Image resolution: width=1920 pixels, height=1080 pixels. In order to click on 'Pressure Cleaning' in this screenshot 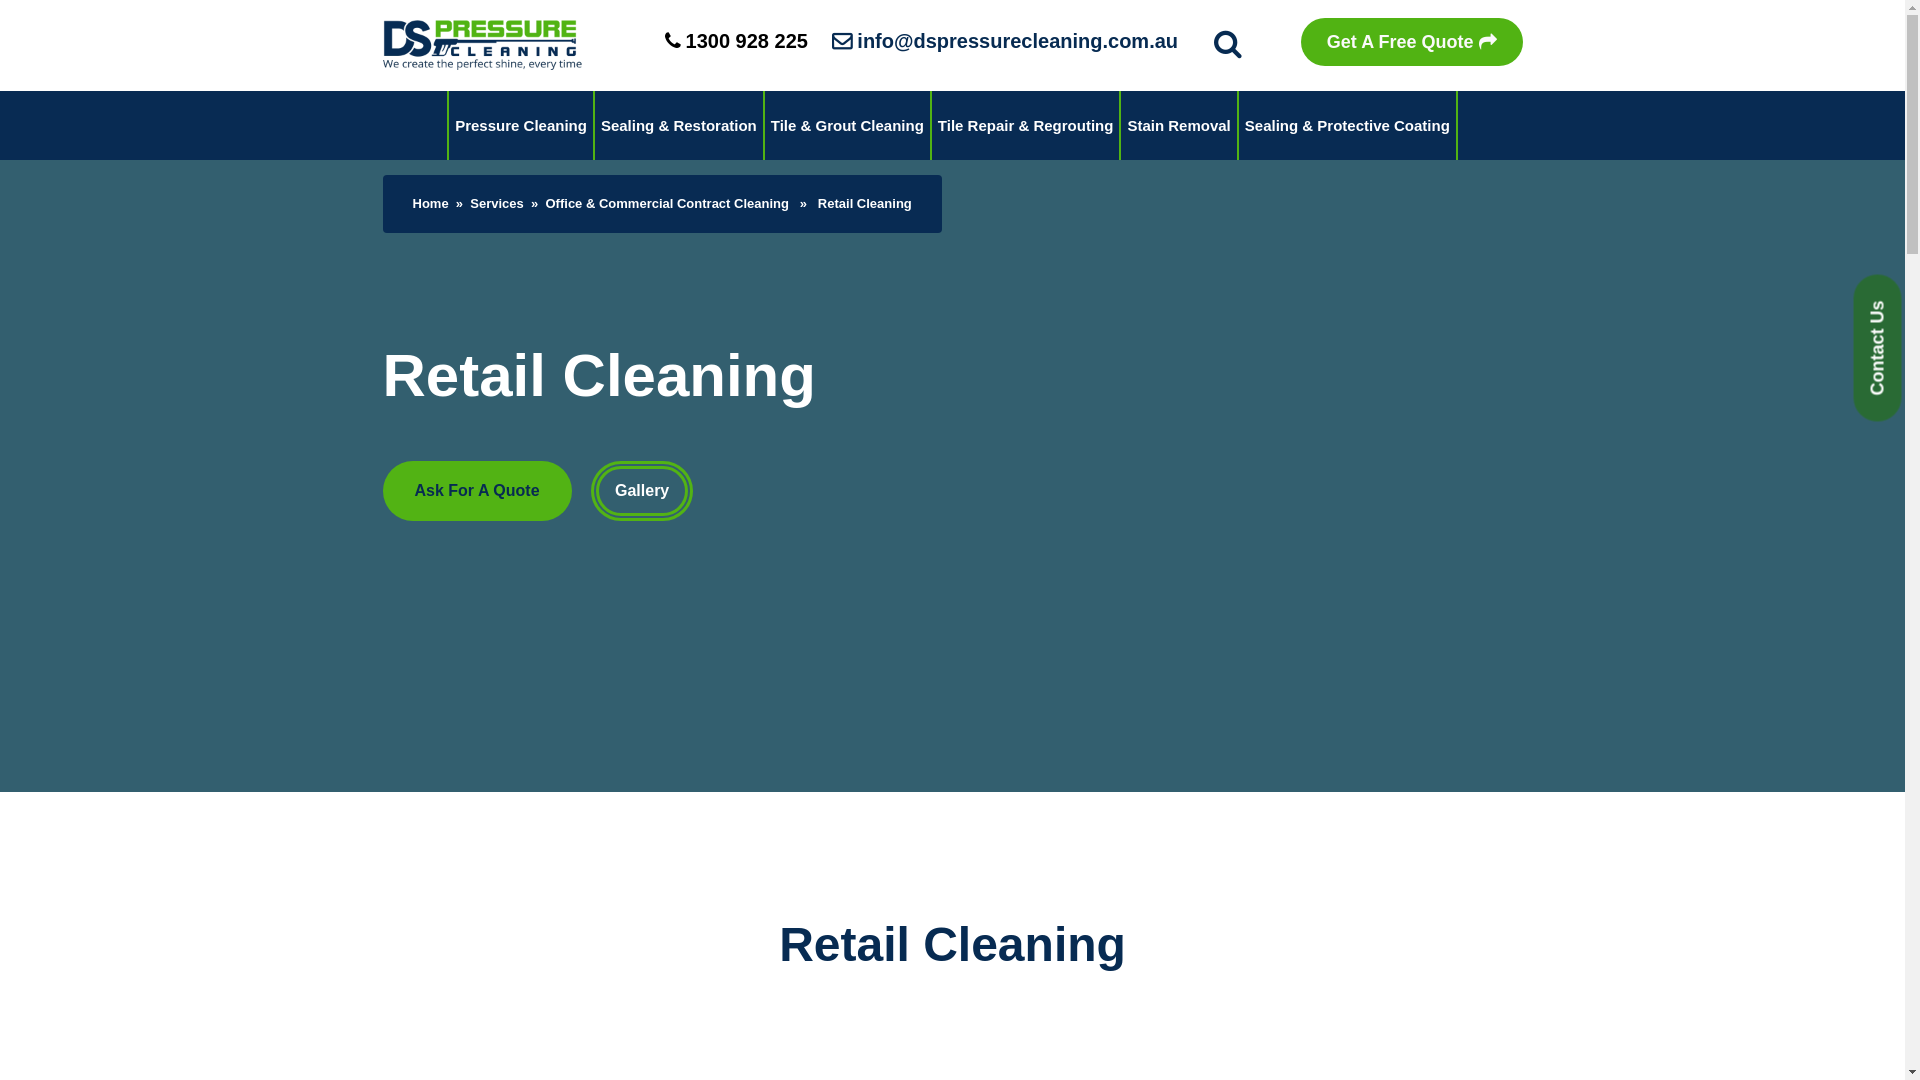, I will do `click(521, 125)`.